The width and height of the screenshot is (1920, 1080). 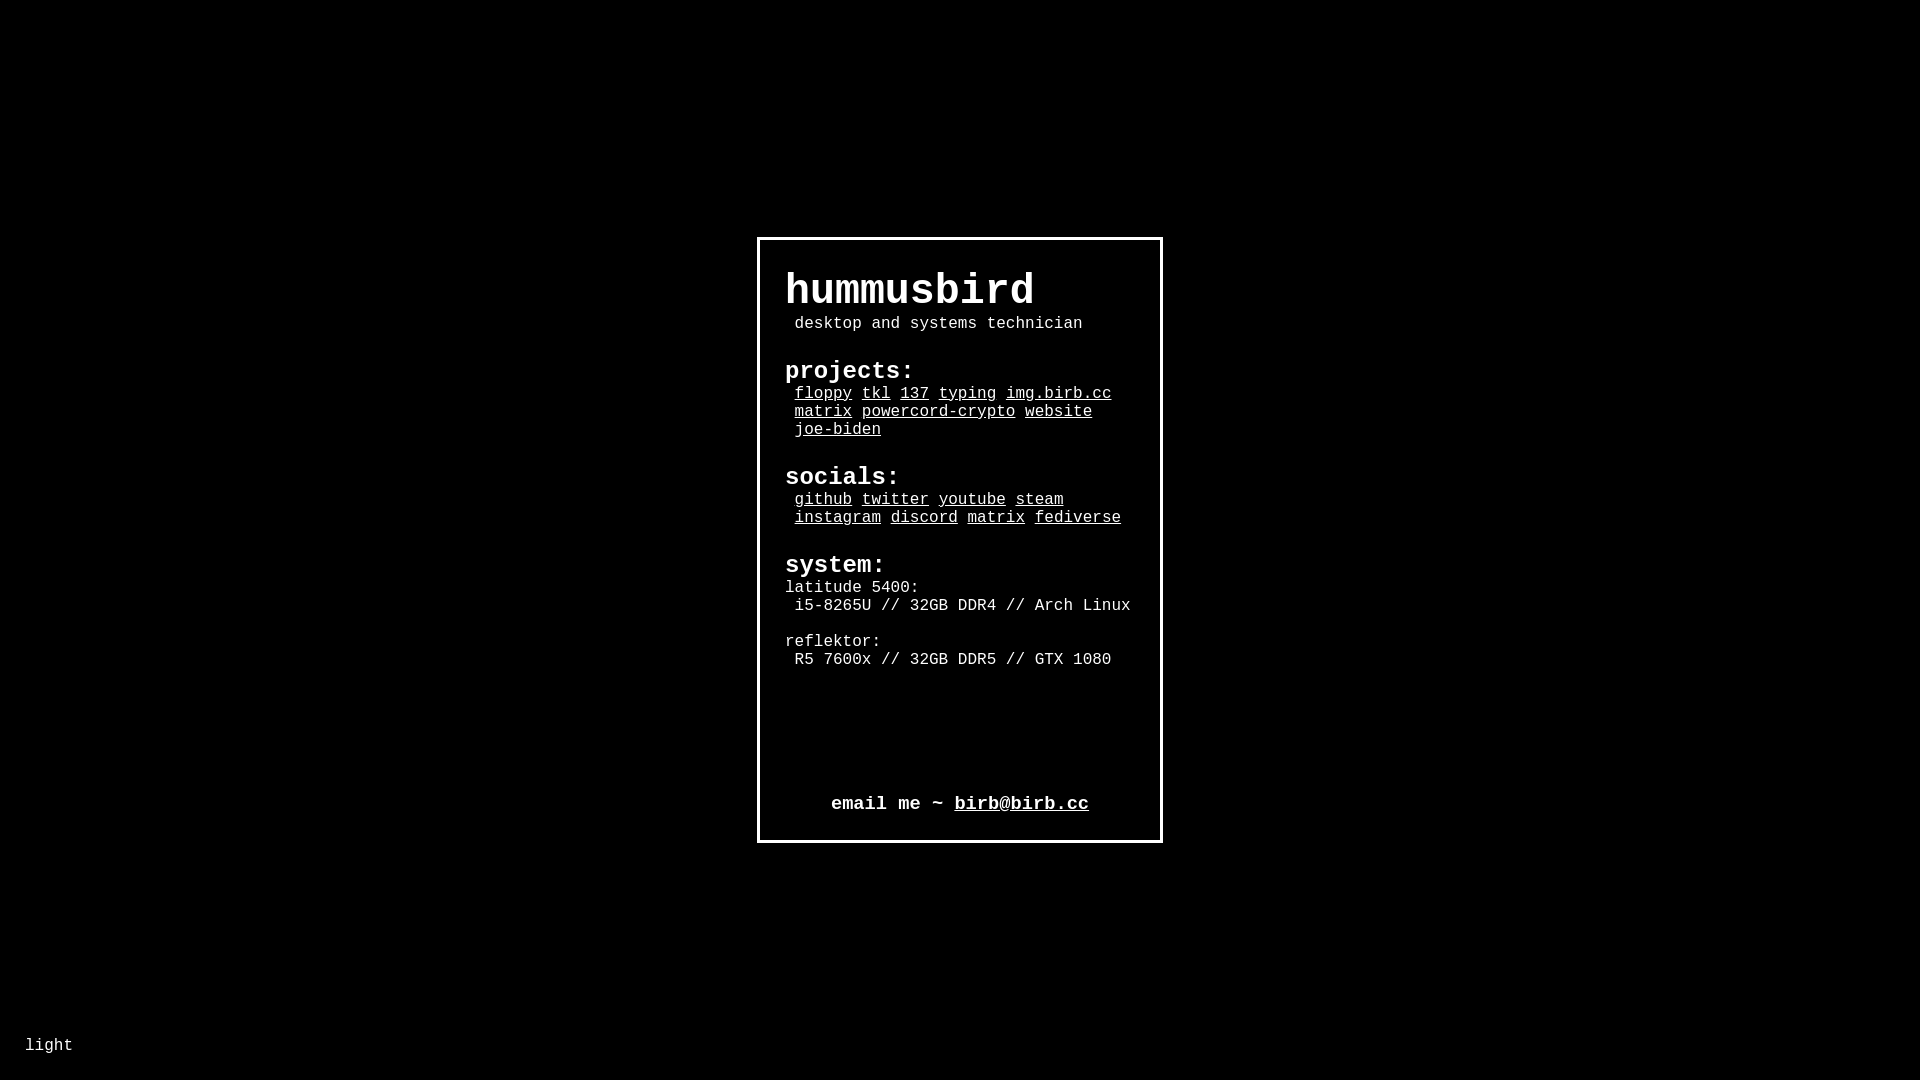 I want to click on 'instagram', so click(x=794, y=516).